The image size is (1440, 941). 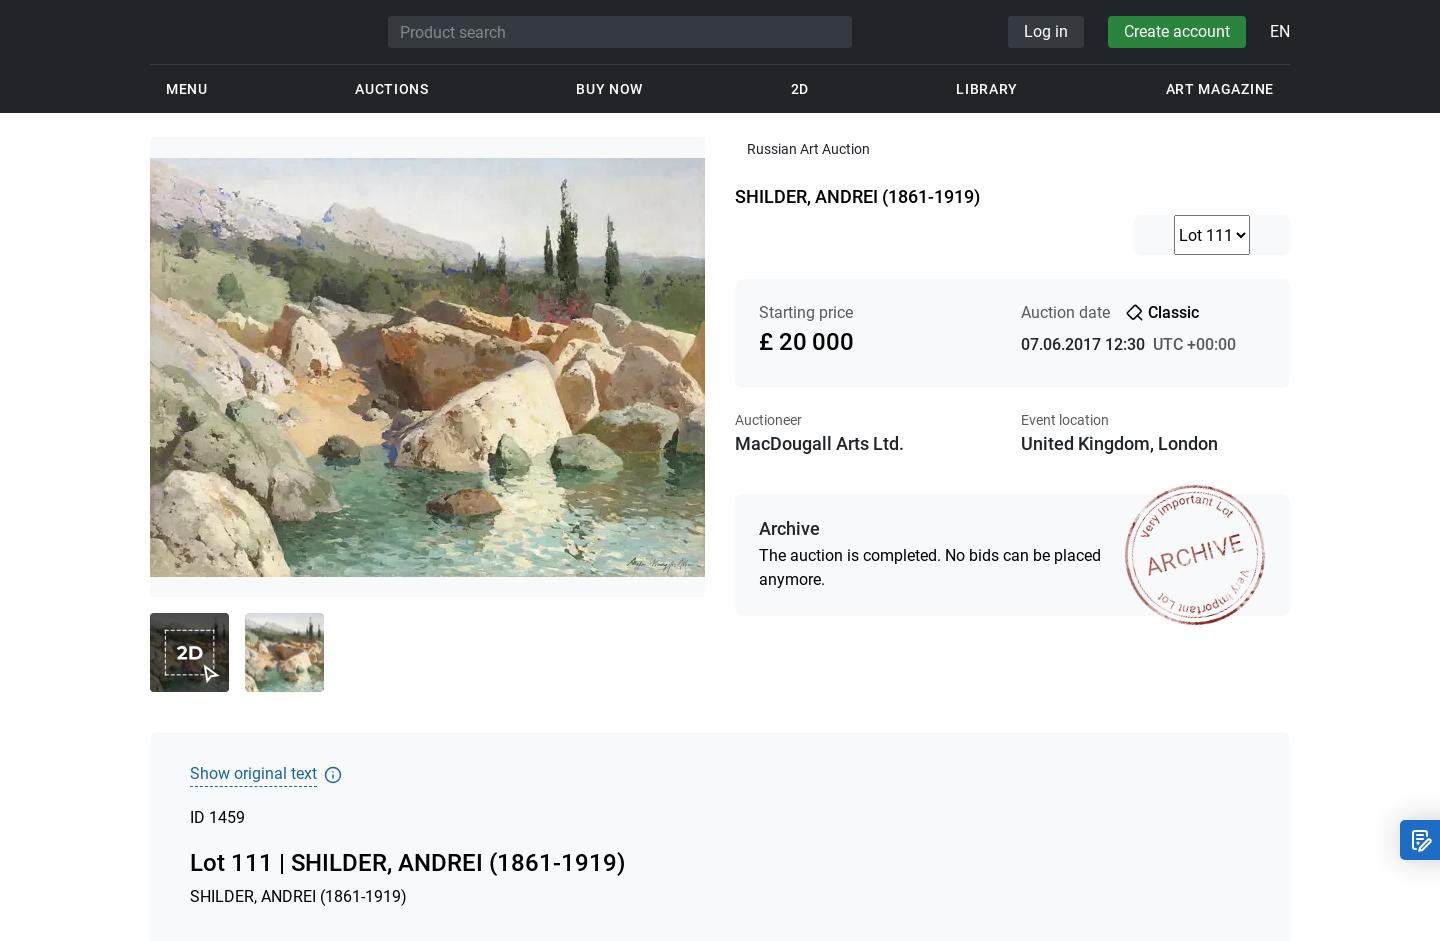 I want to click on 'Russian Art Auction', so click(x=746, y=147).